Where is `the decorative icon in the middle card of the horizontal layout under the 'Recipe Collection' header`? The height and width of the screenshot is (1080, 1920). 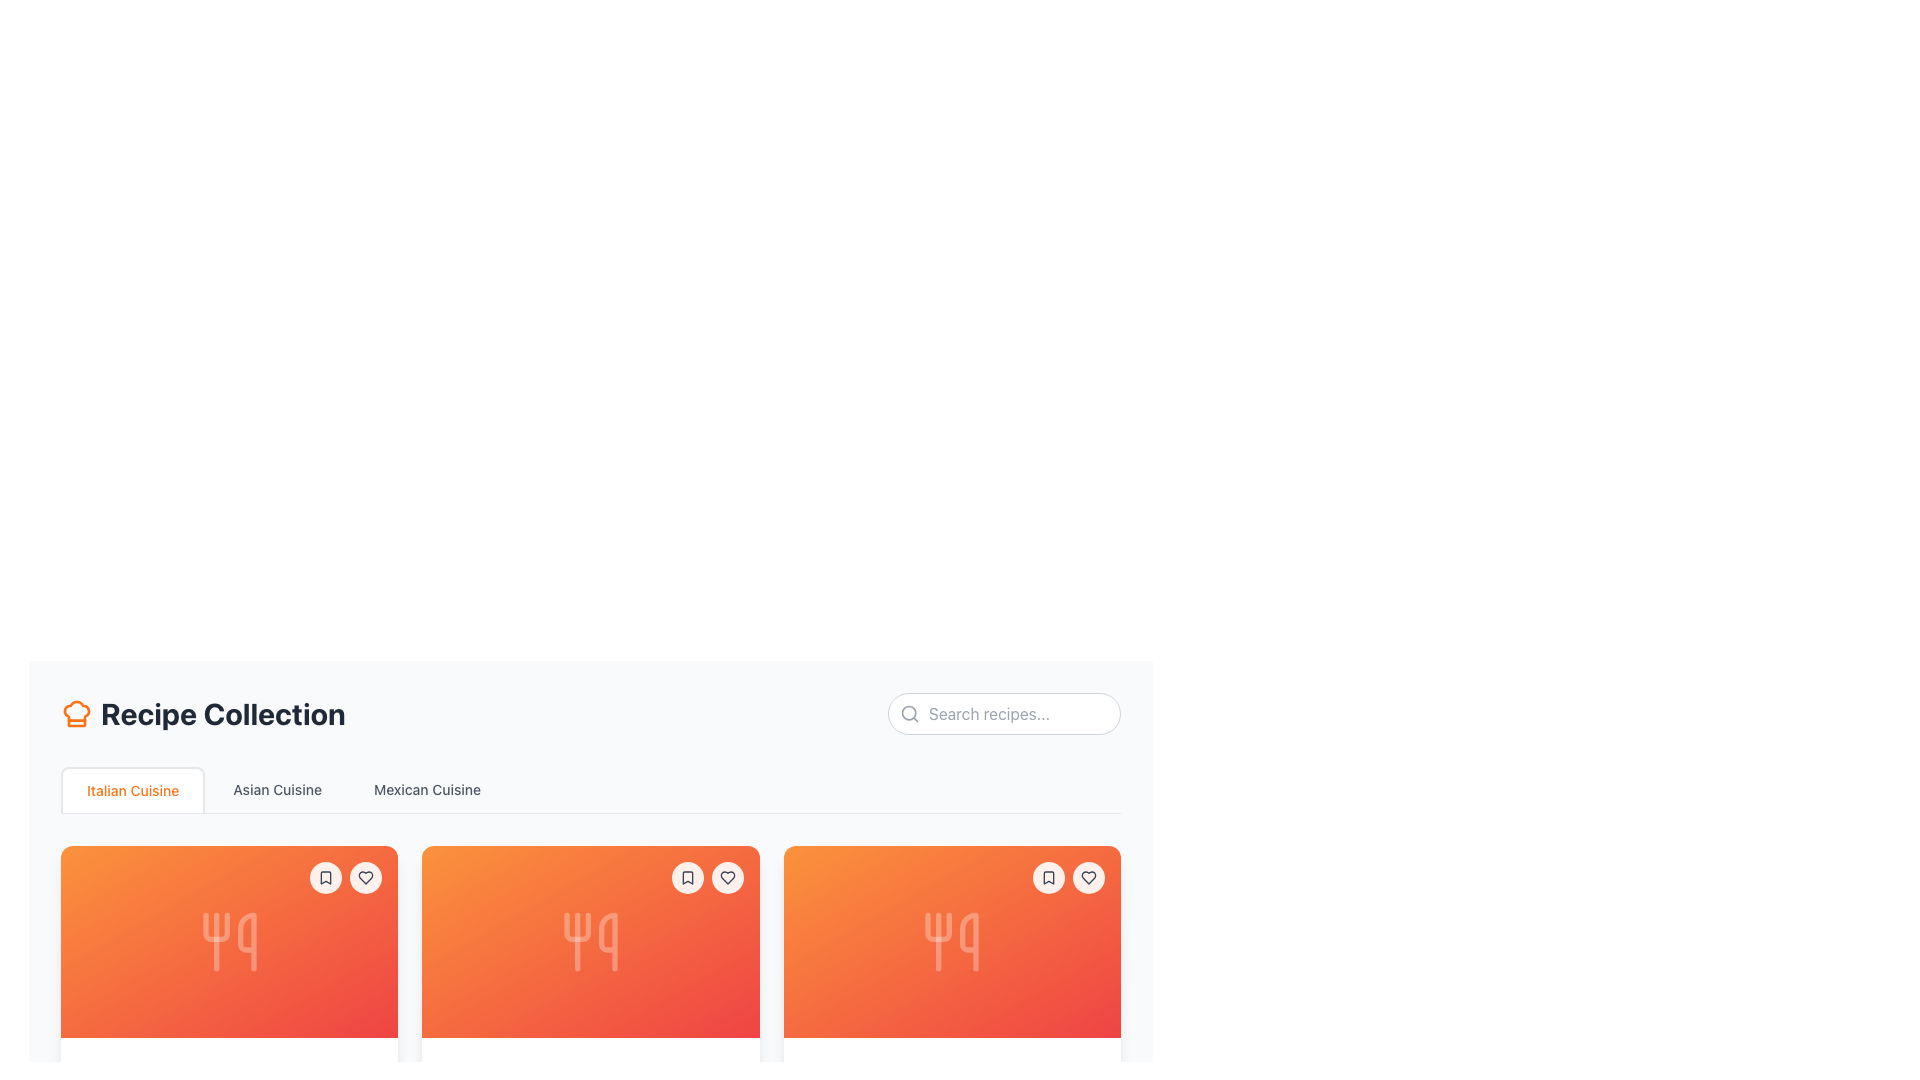
the decorative icon in the middle card of the horizontal layout under the 'Recipe Collection' header is located at coordinates (589, 941).